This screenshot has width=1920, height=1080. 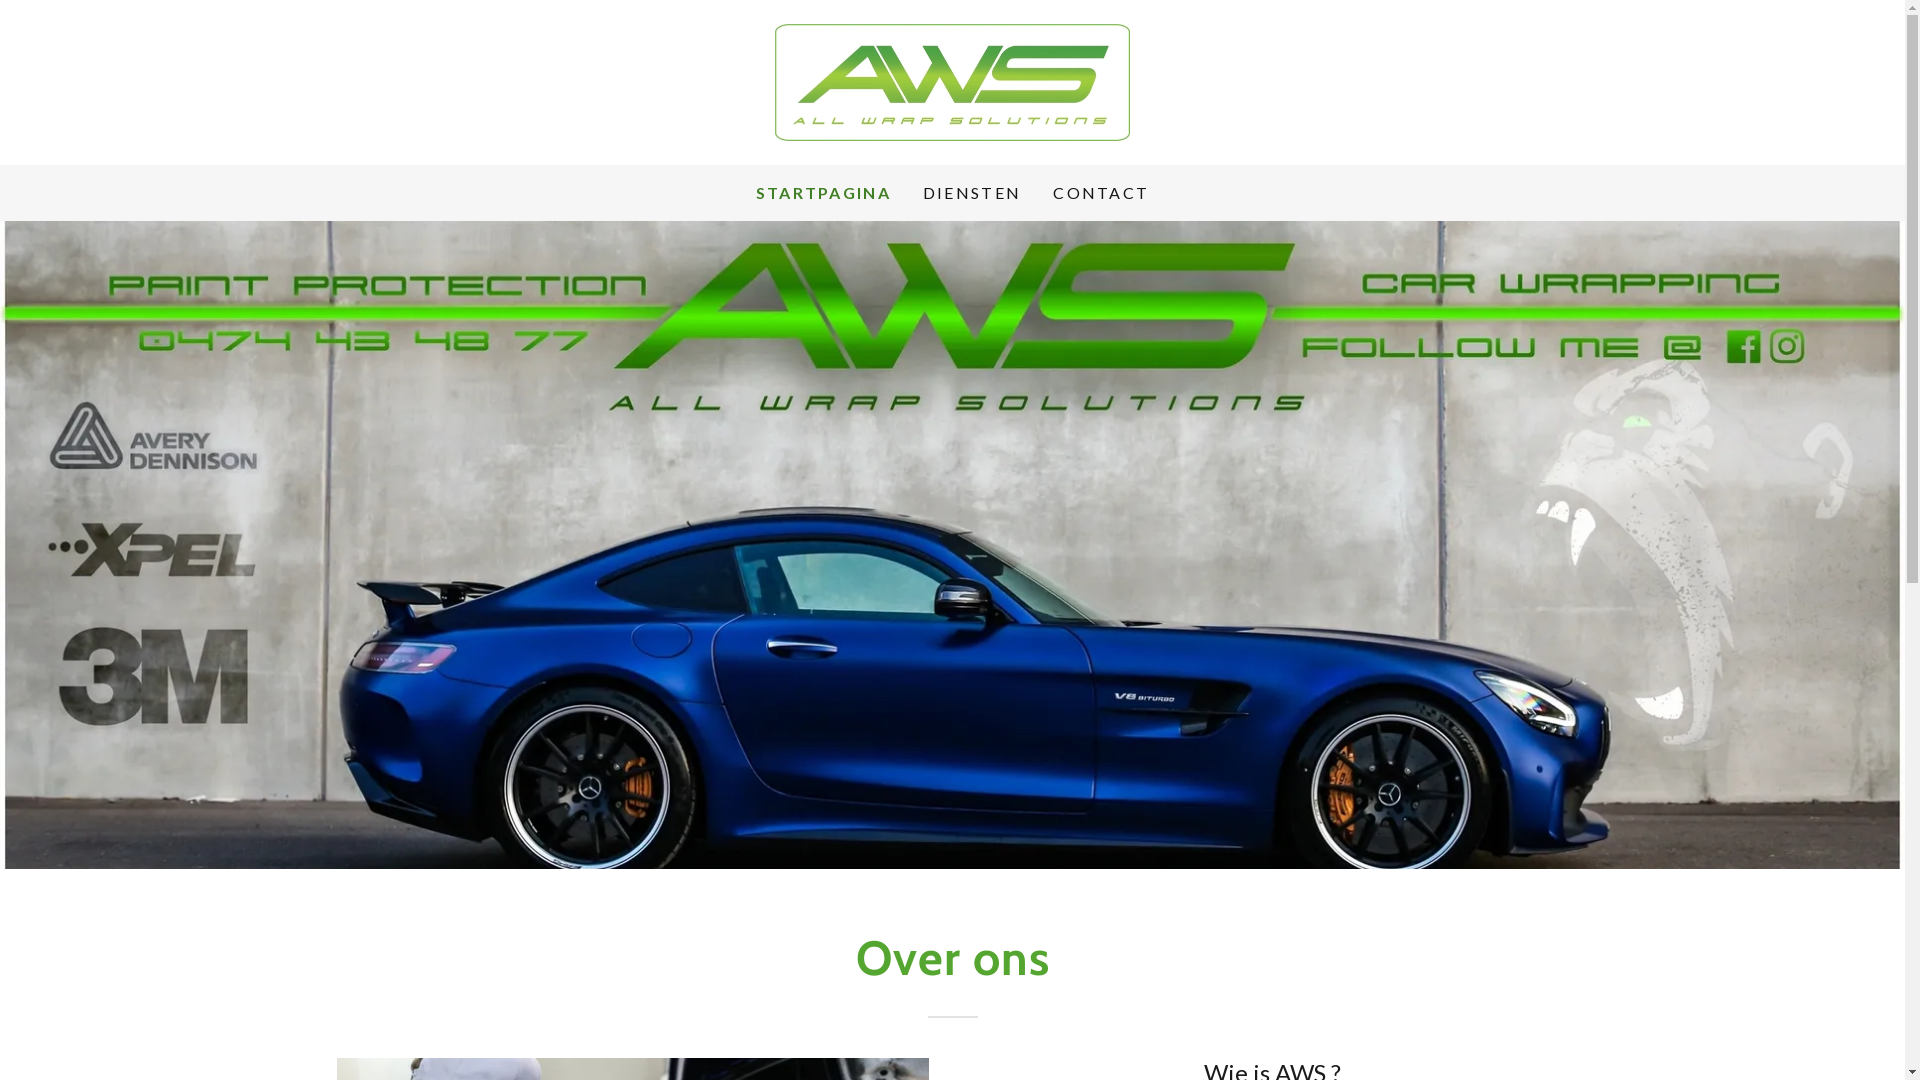 What do you see at coordinates (1045, 192) in the screenshot?
I see `'CONTACT'` at bounding box center [1045, 192].